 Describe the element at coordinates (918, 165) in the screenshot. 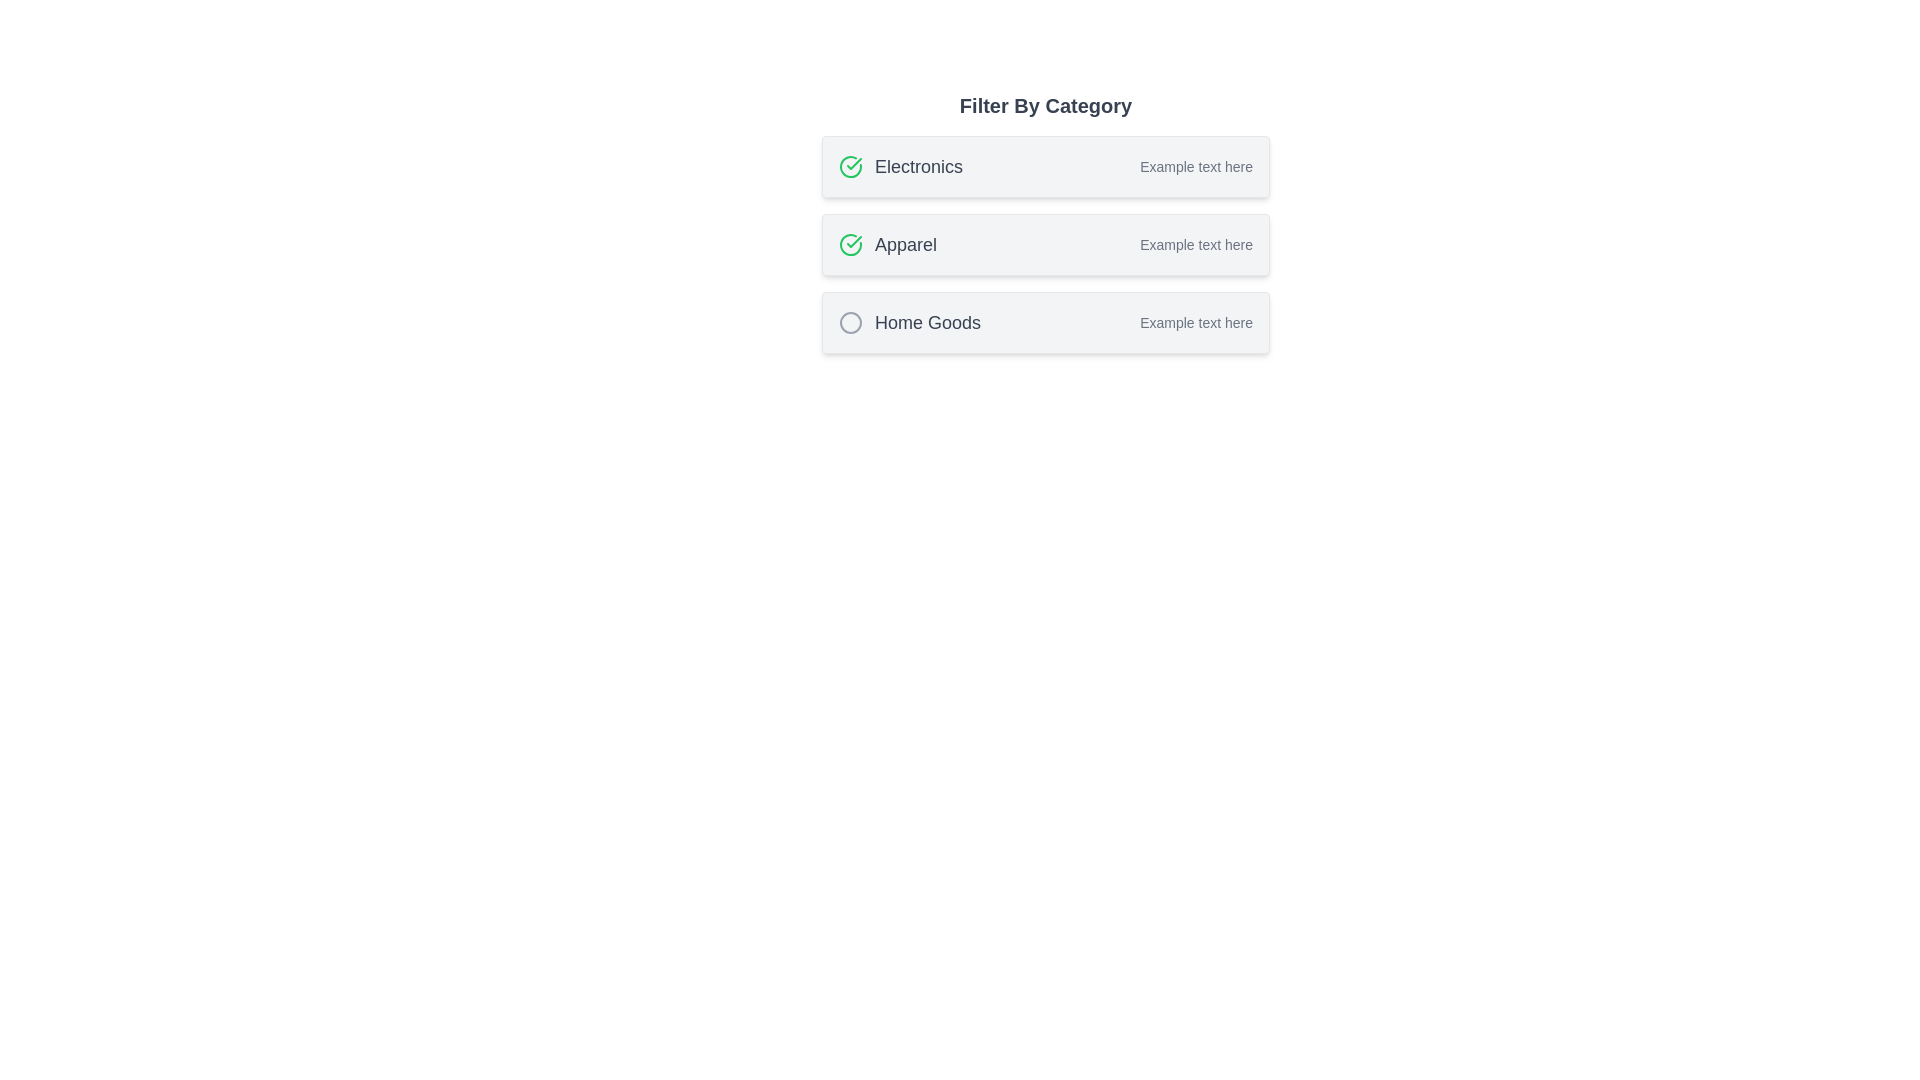

I see `the text label 'Electronics', which is styled in a medium-sized, grayish, bold font and is part of a vertical list of category labels` at that location.